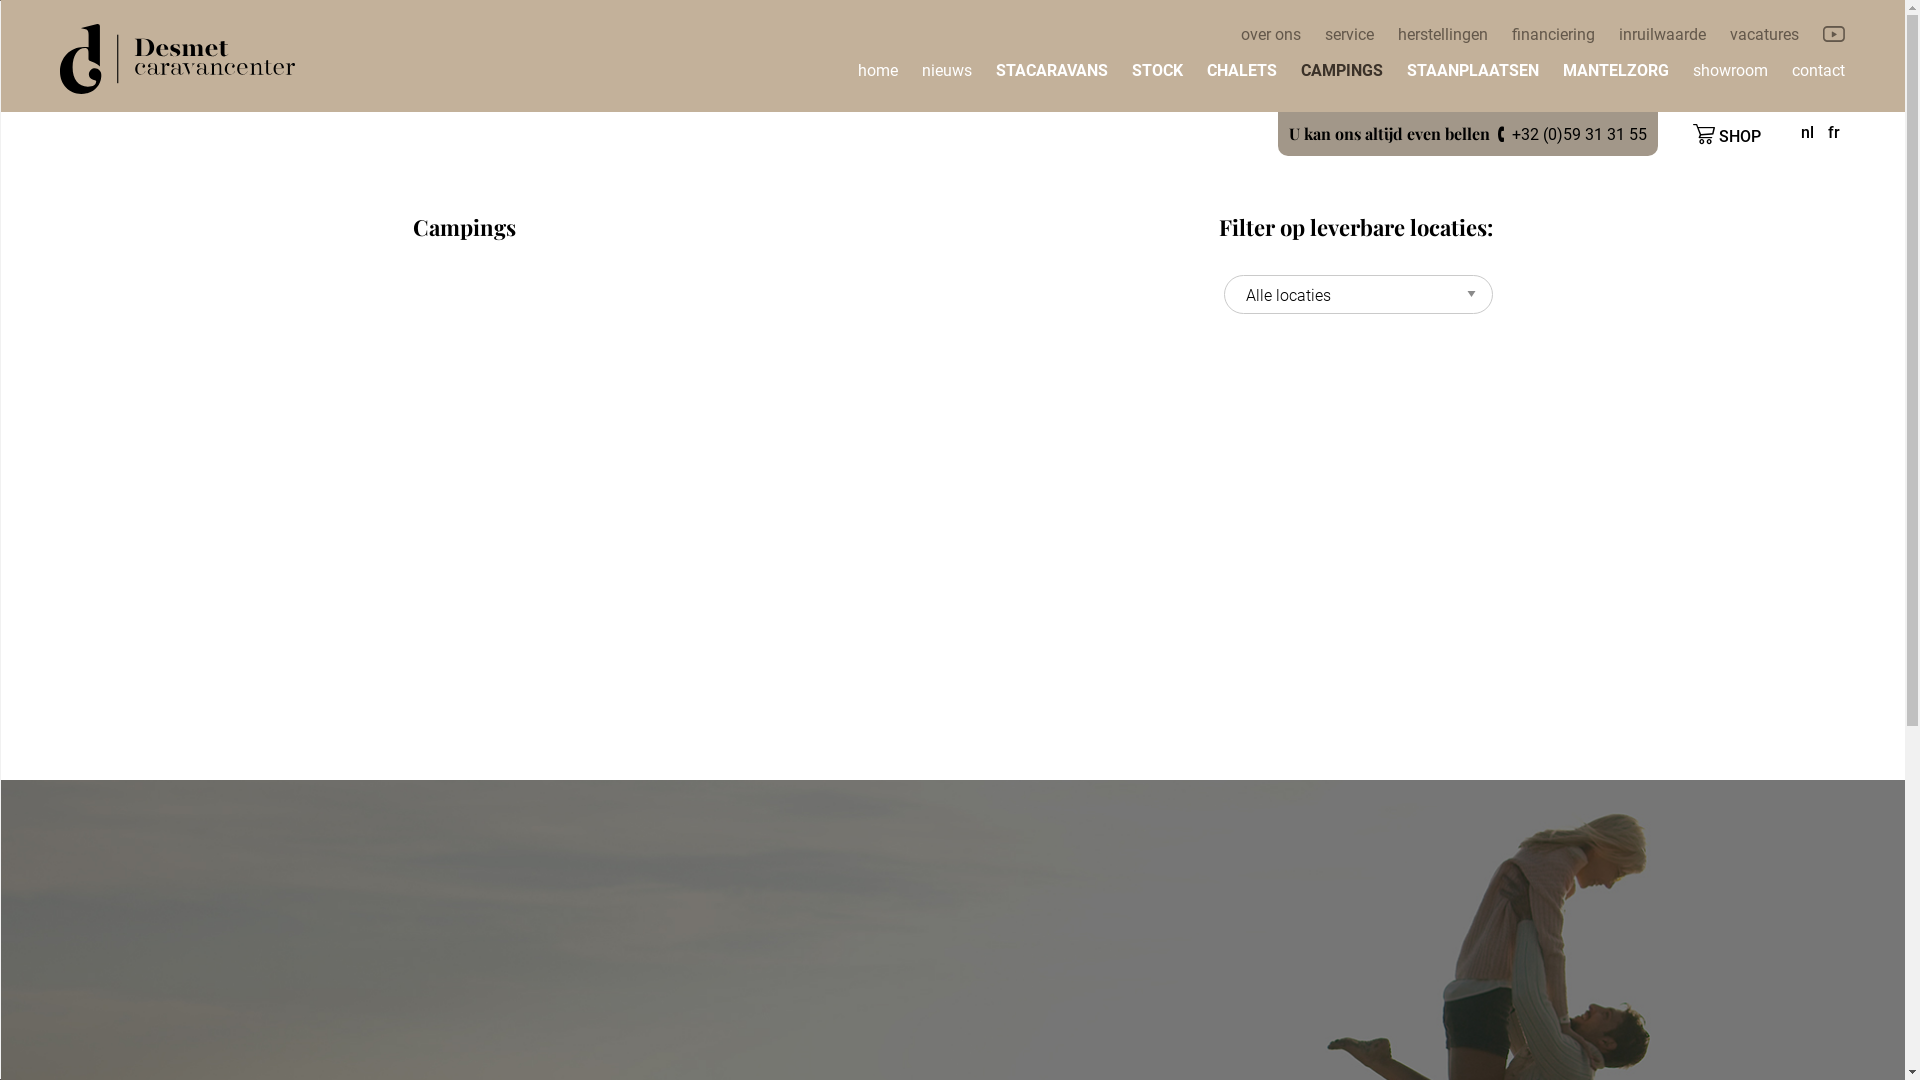 This screenshot has width=1920, height=1080. Describe the element at coordinates (1764, 34) in the screenshot. I see `'vacatures'` at that location.